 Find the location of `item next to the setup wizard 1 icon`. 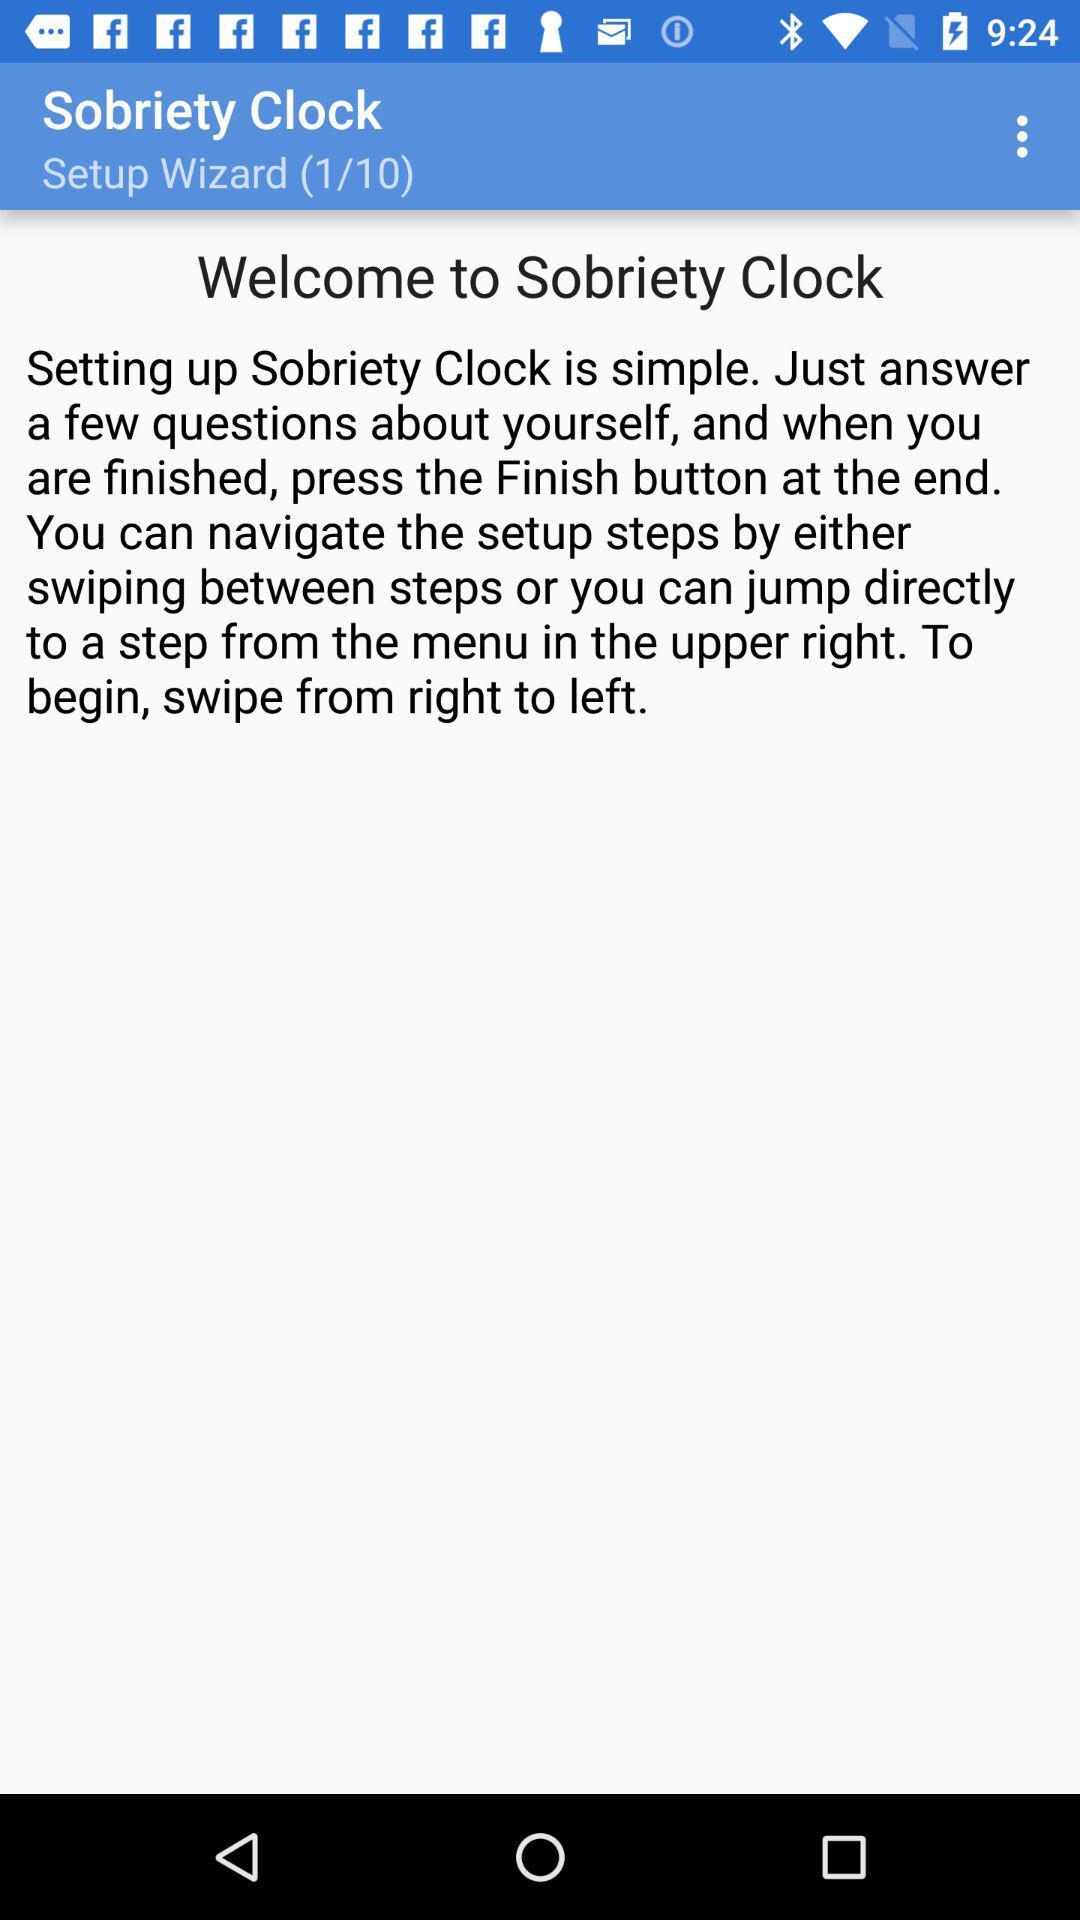

item next to the setup wizard 1 icon is located at coordinates (1027, 135).